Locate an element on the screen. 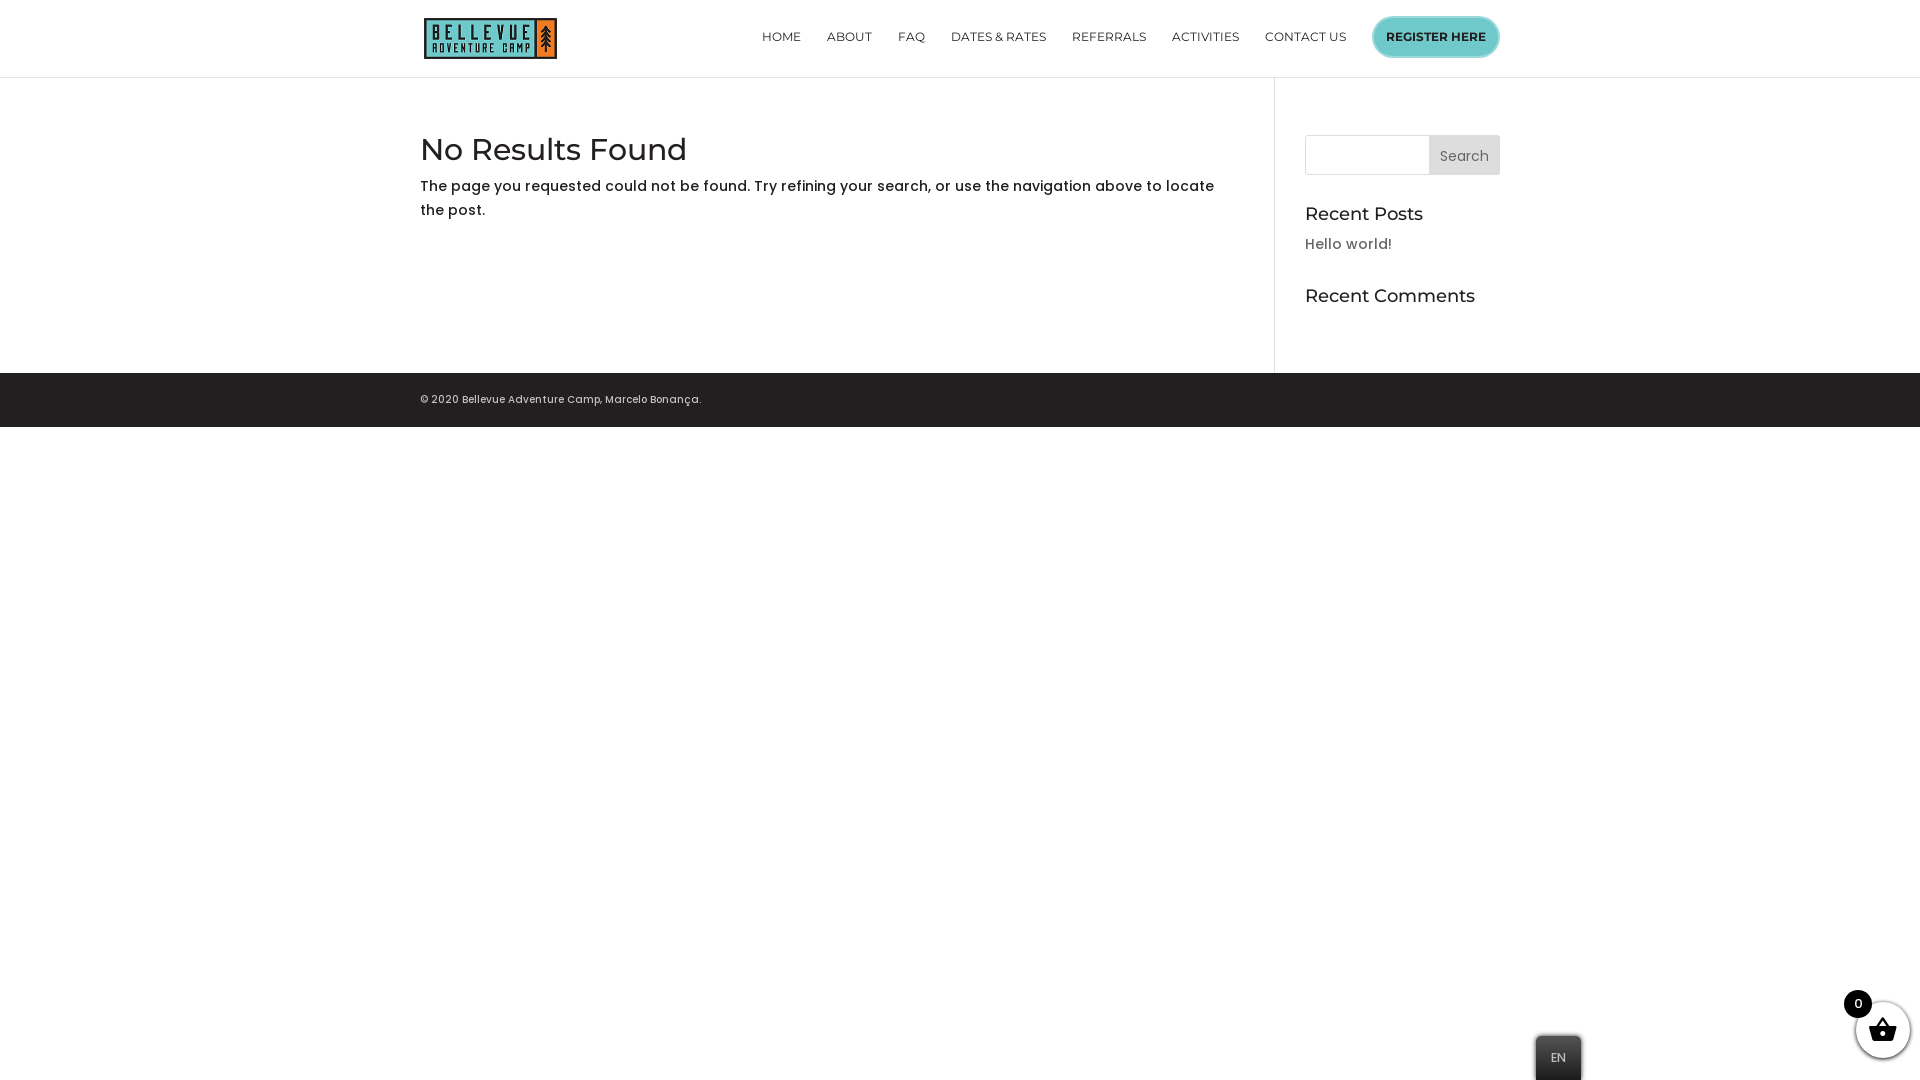  'REFERRALS' is located at coordinates (1107, 52).